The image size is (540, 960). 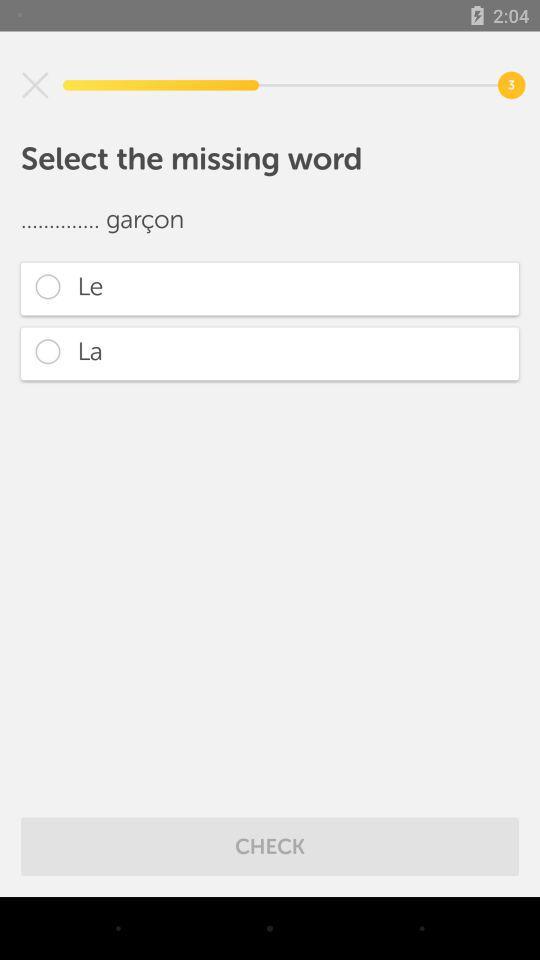 I want to click on the icon above la item, so click(x=270, y=287).